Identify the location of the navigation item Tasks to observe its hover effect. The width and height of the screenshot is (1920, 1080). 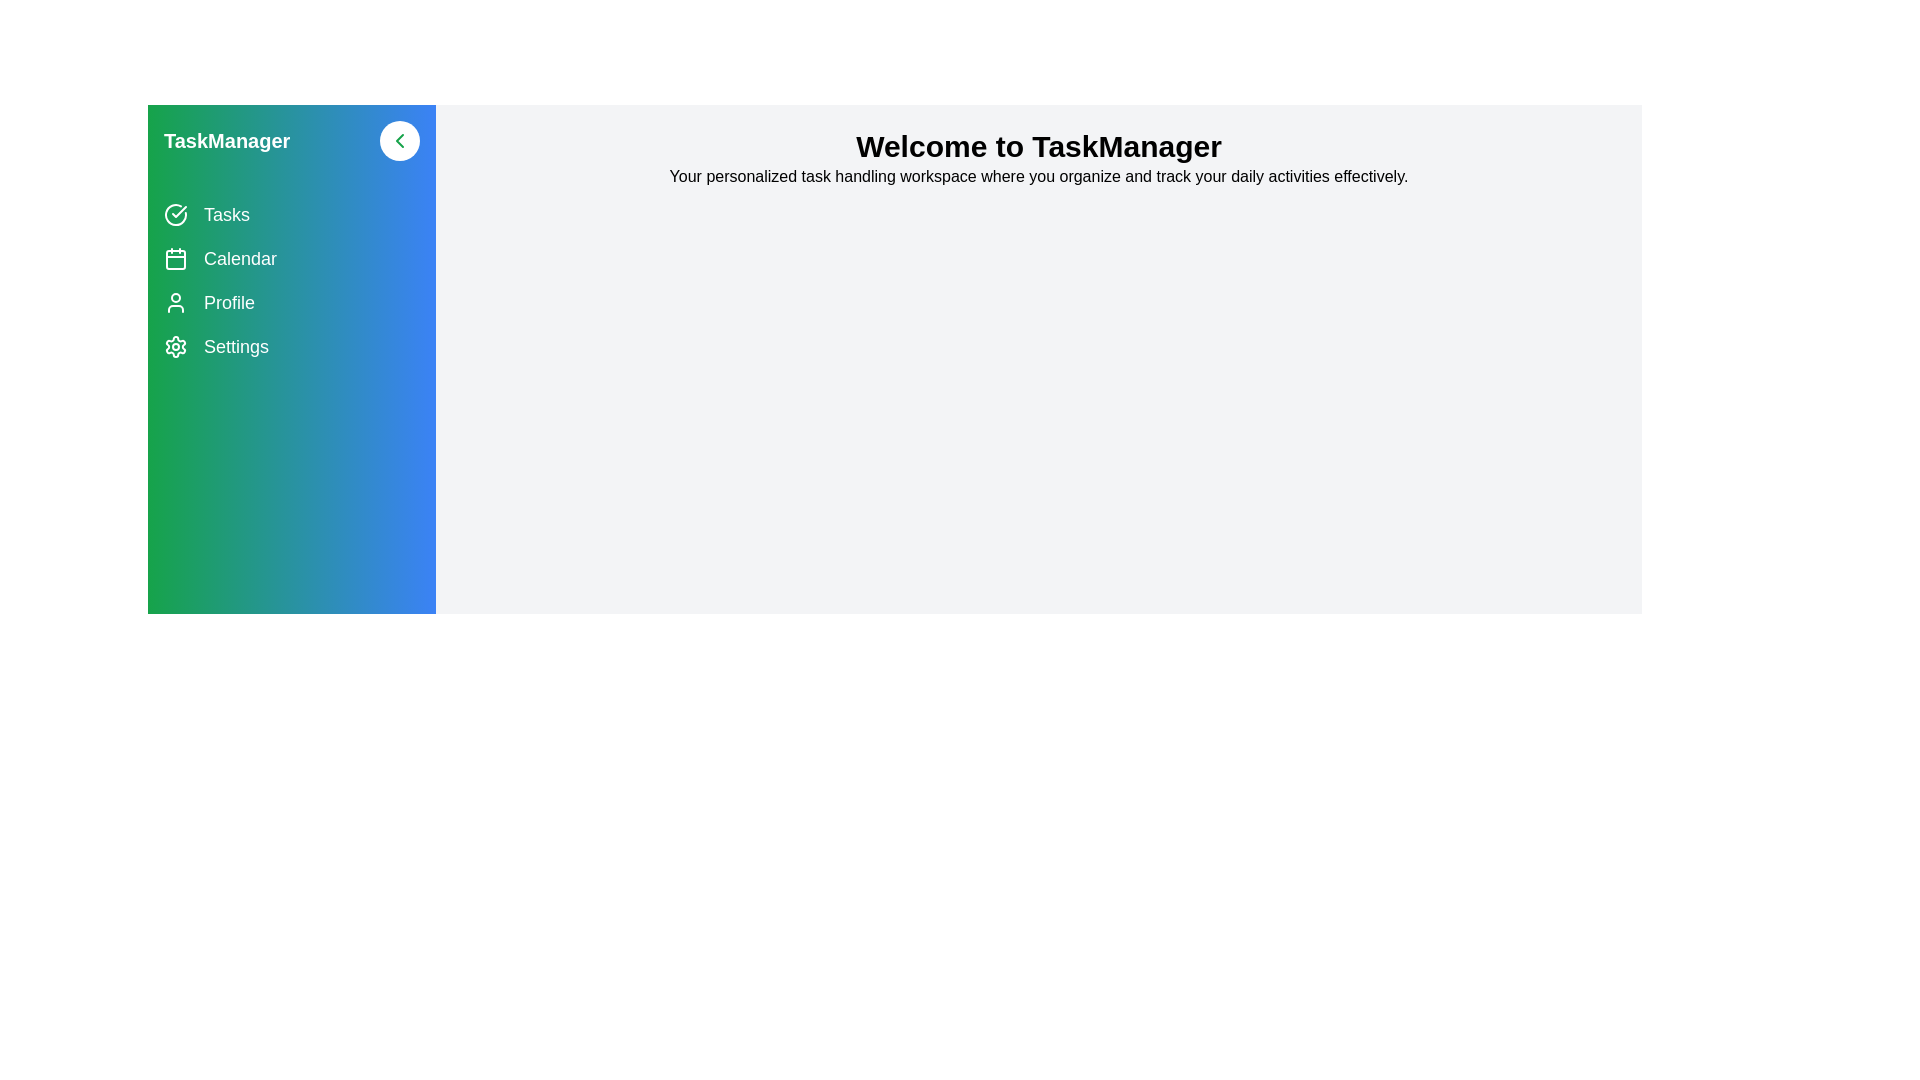
(291, 215).